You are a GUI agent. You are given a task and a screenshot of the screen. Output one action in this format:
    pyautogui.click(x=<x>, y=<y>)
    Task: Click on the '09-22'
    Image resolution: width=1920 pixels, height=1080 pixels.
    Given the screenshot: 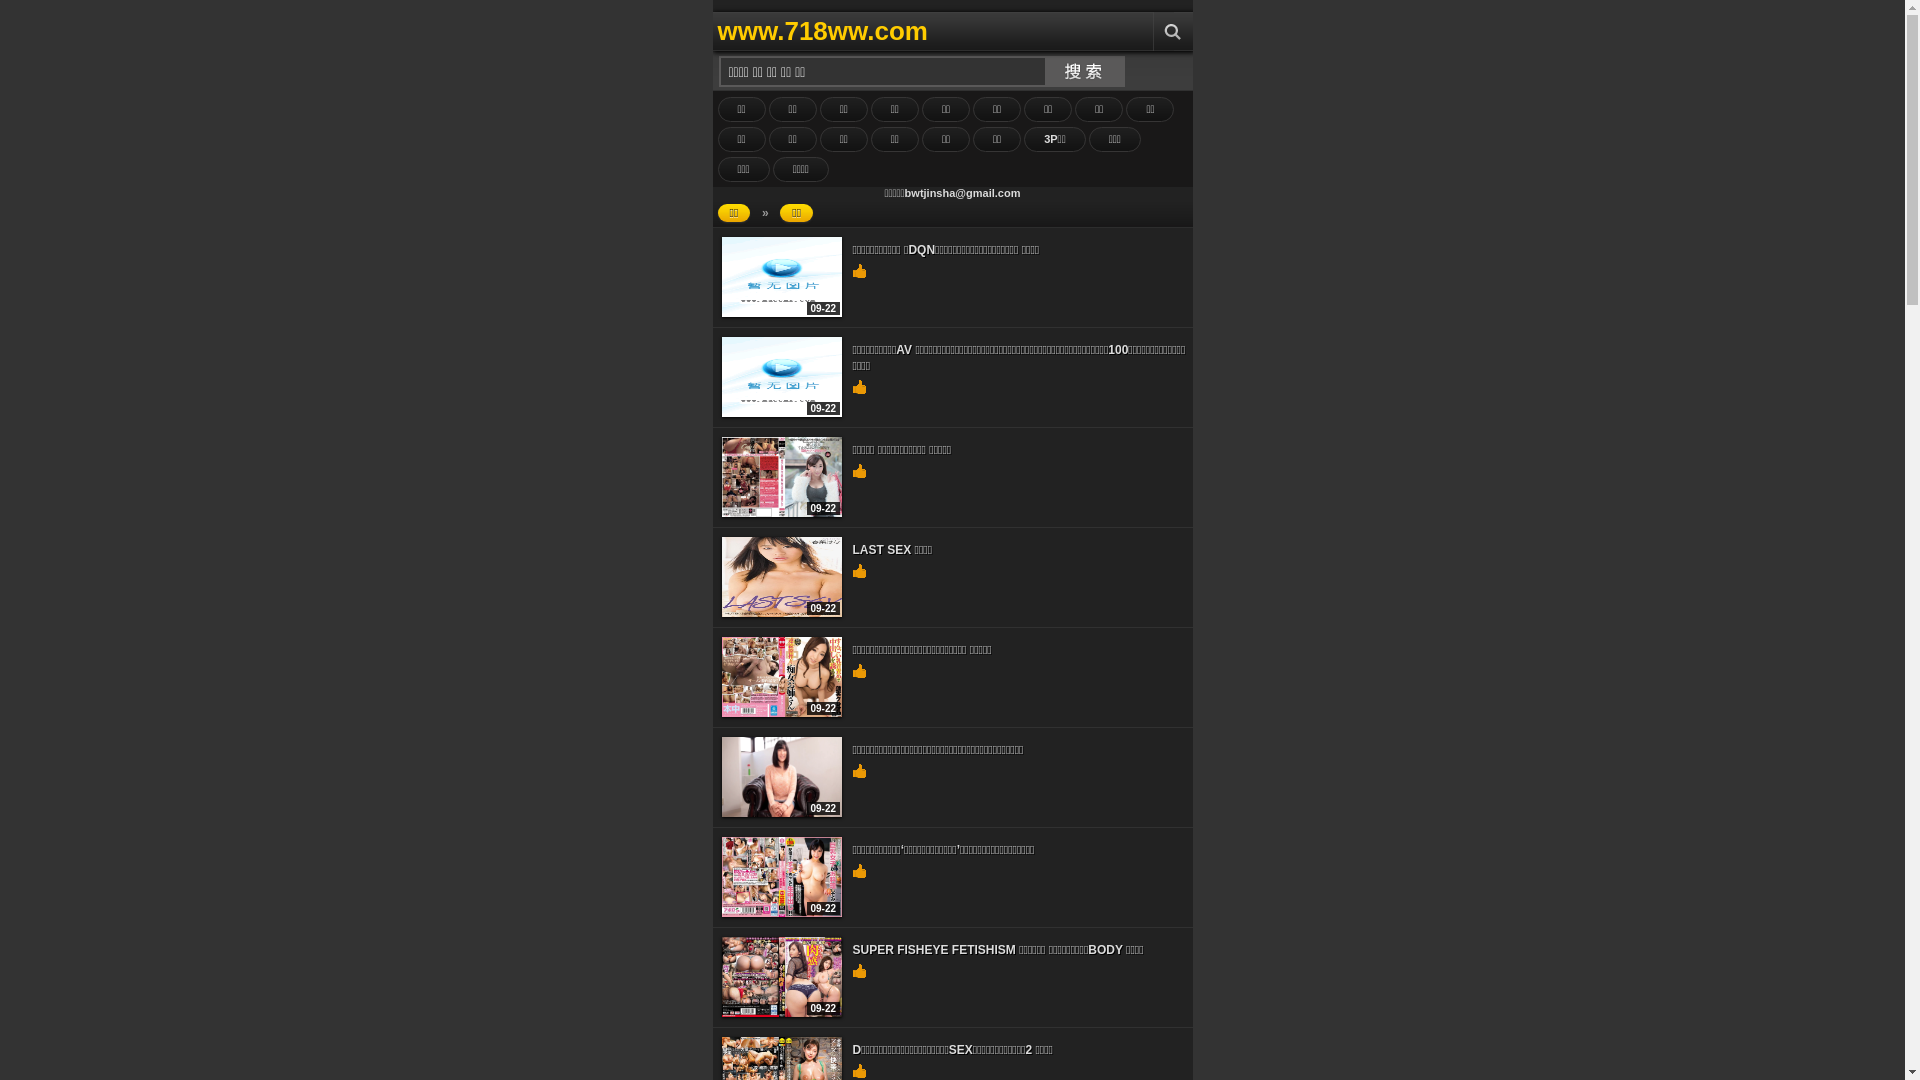 What is the action you would take?
    pyautogui.click(x=781, y=612)
    